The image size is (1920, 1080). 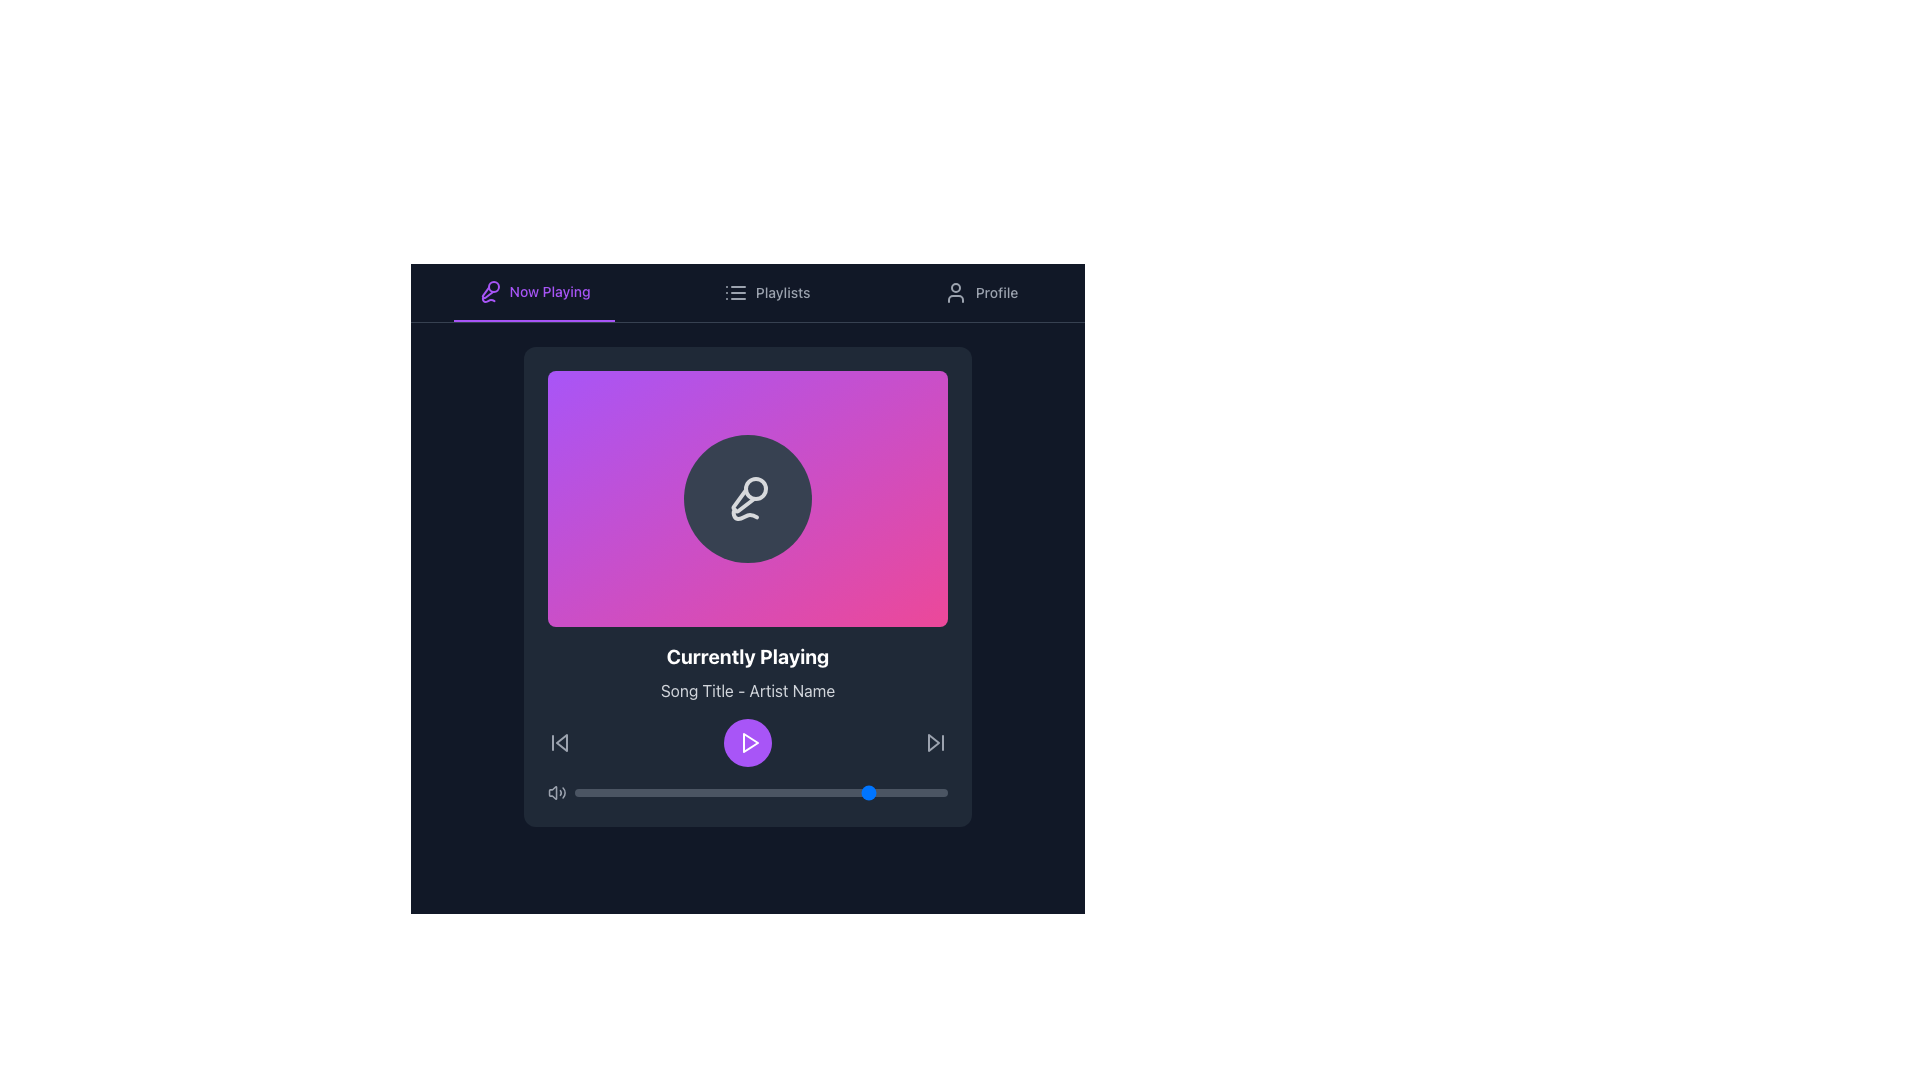 I want to click on the associated navigation button element located in the upper-right corner of the interface, next to the user profile icon, so click(x=997, y=293).